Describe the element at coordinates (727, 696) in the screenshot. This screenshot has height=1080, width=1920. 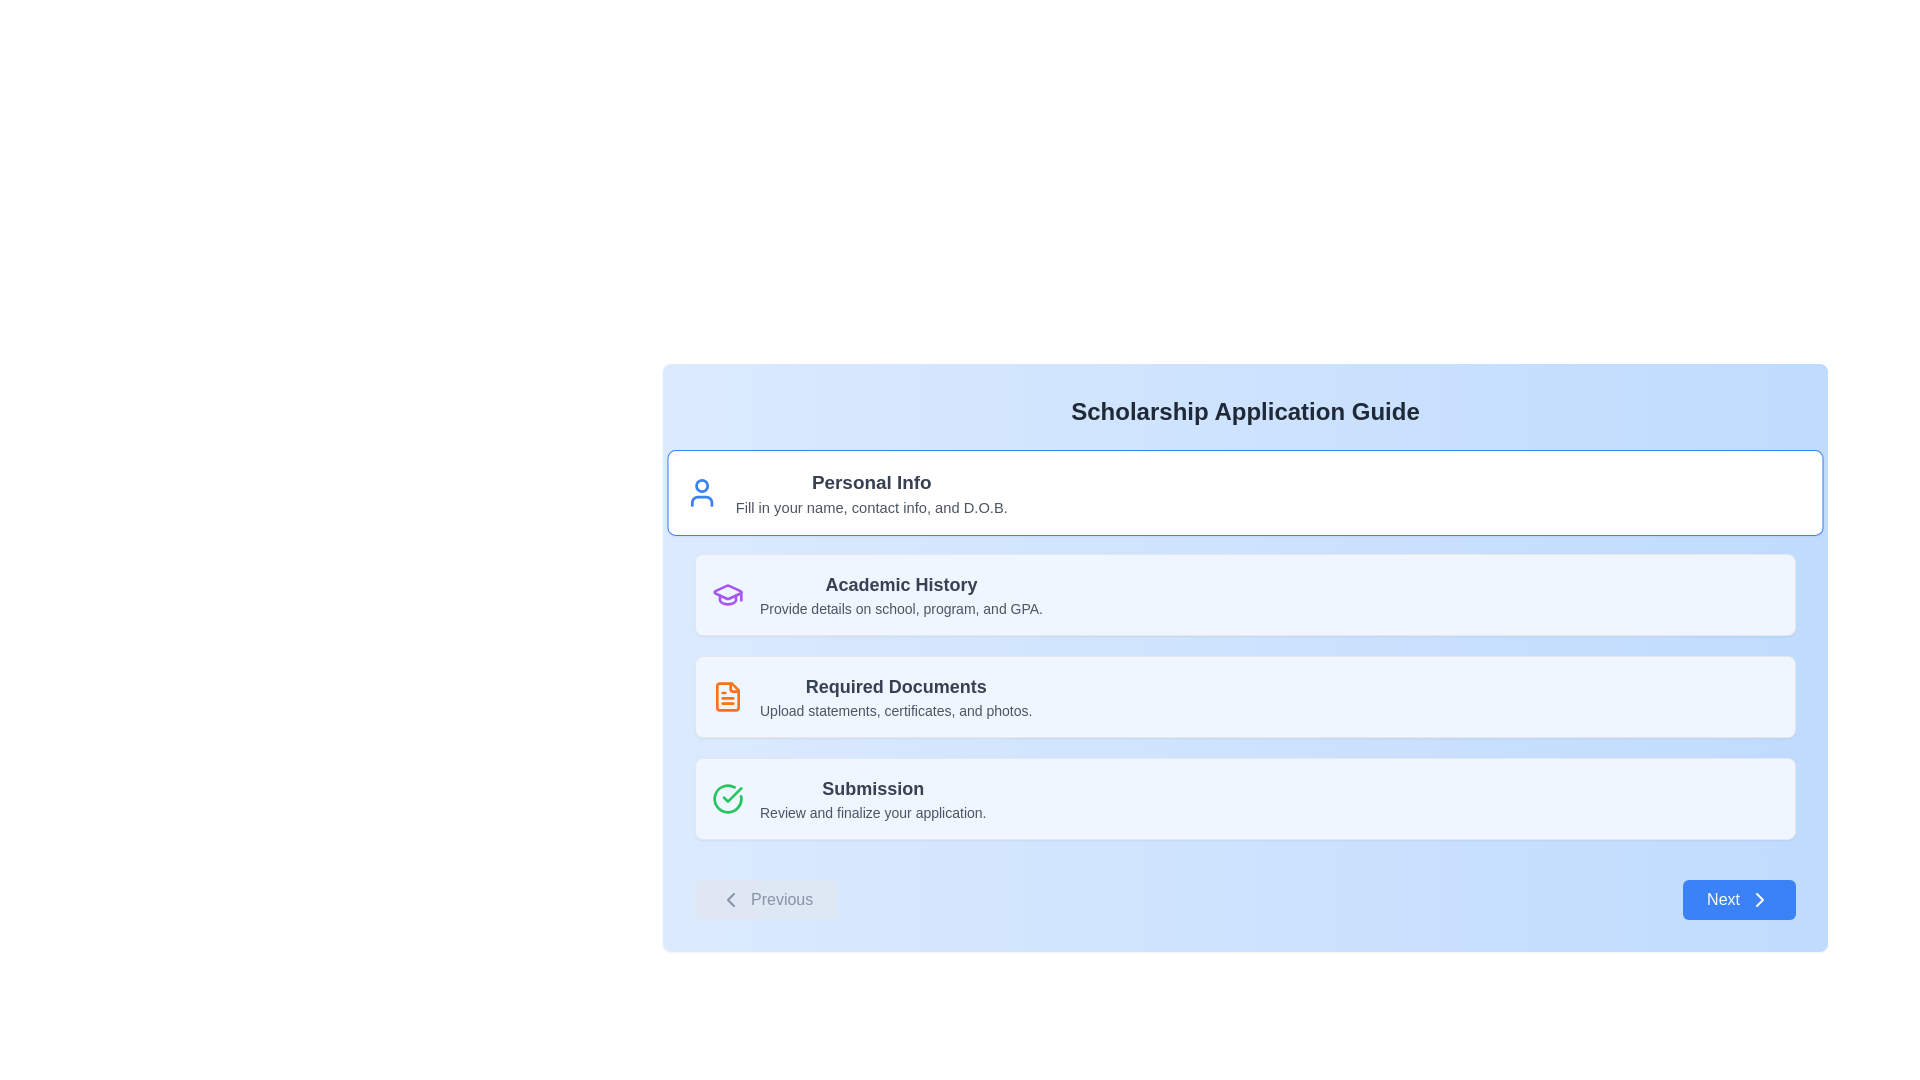
I see `the orange-colored document icon in the 'Required Documents' section, located in the third row of the main list` at that location.